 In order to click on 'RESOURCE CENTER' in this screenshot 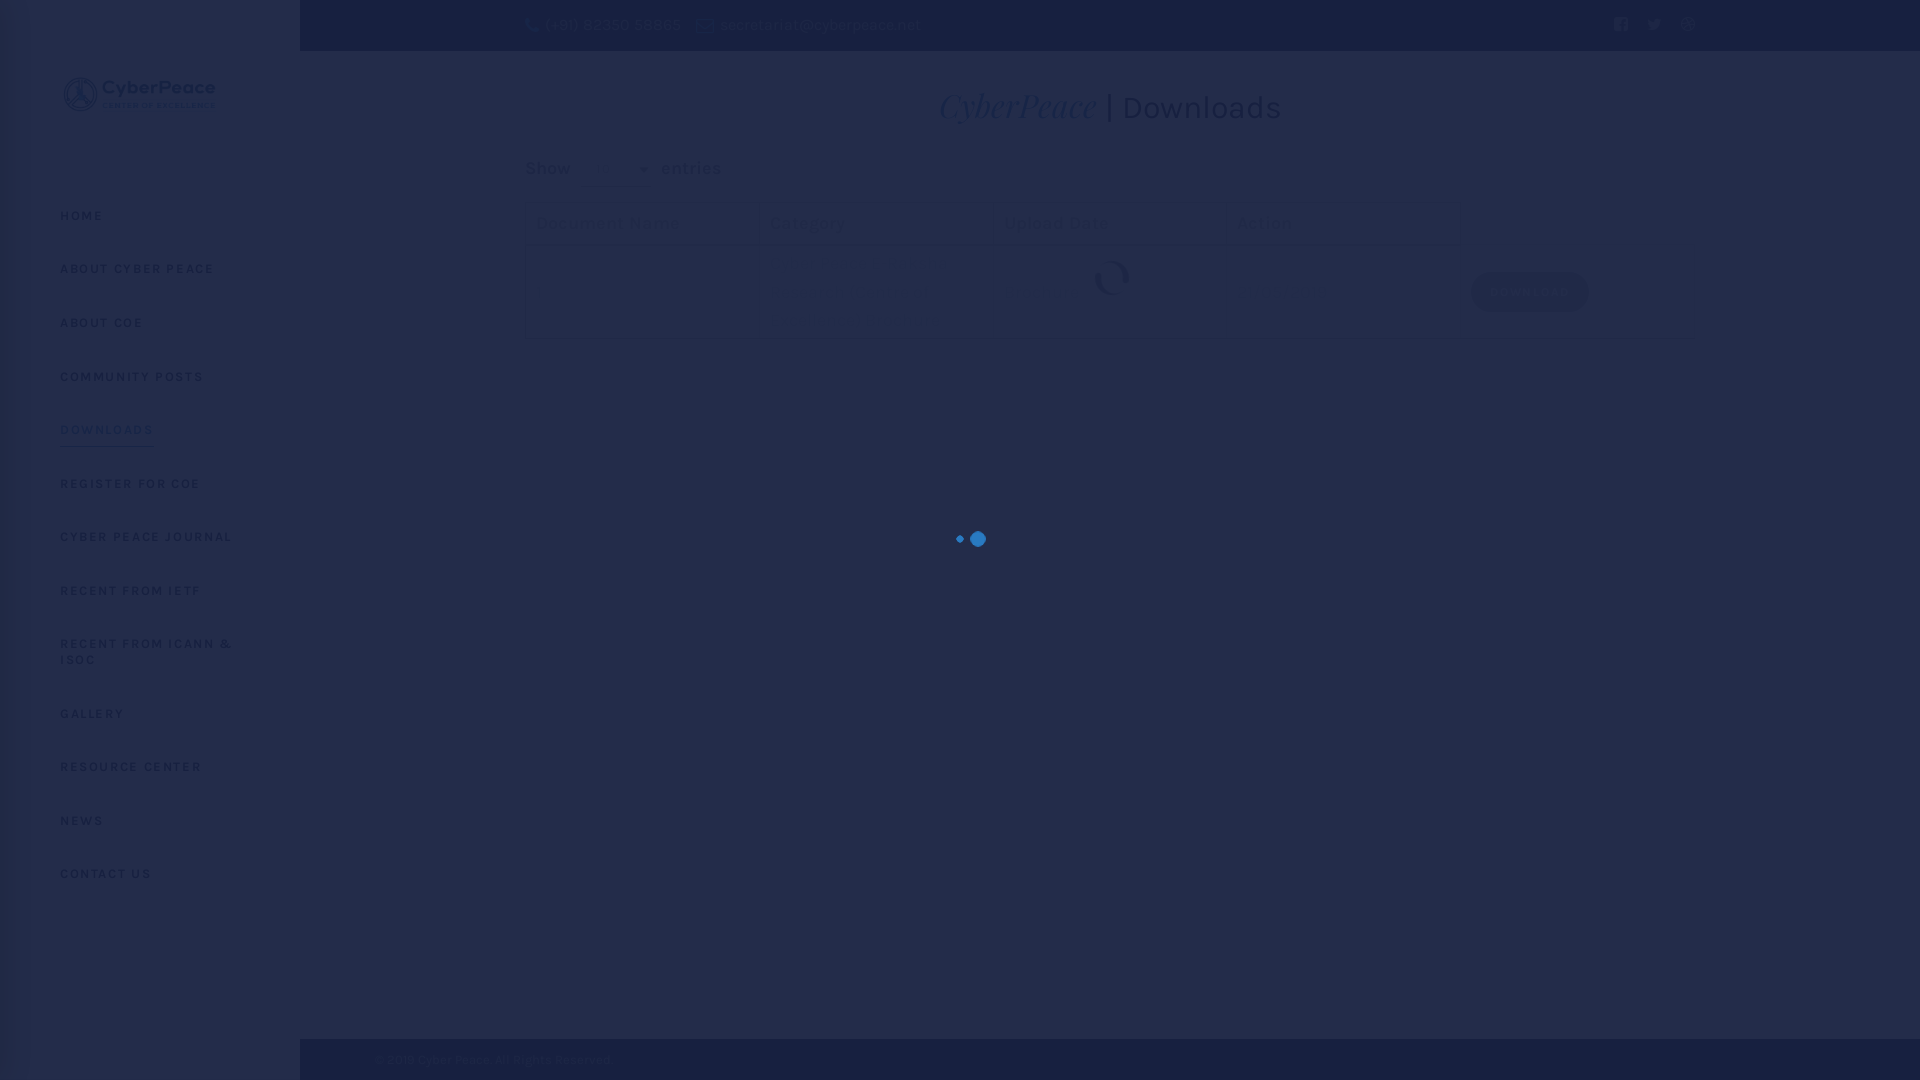, I will do `click(0, 766)`.